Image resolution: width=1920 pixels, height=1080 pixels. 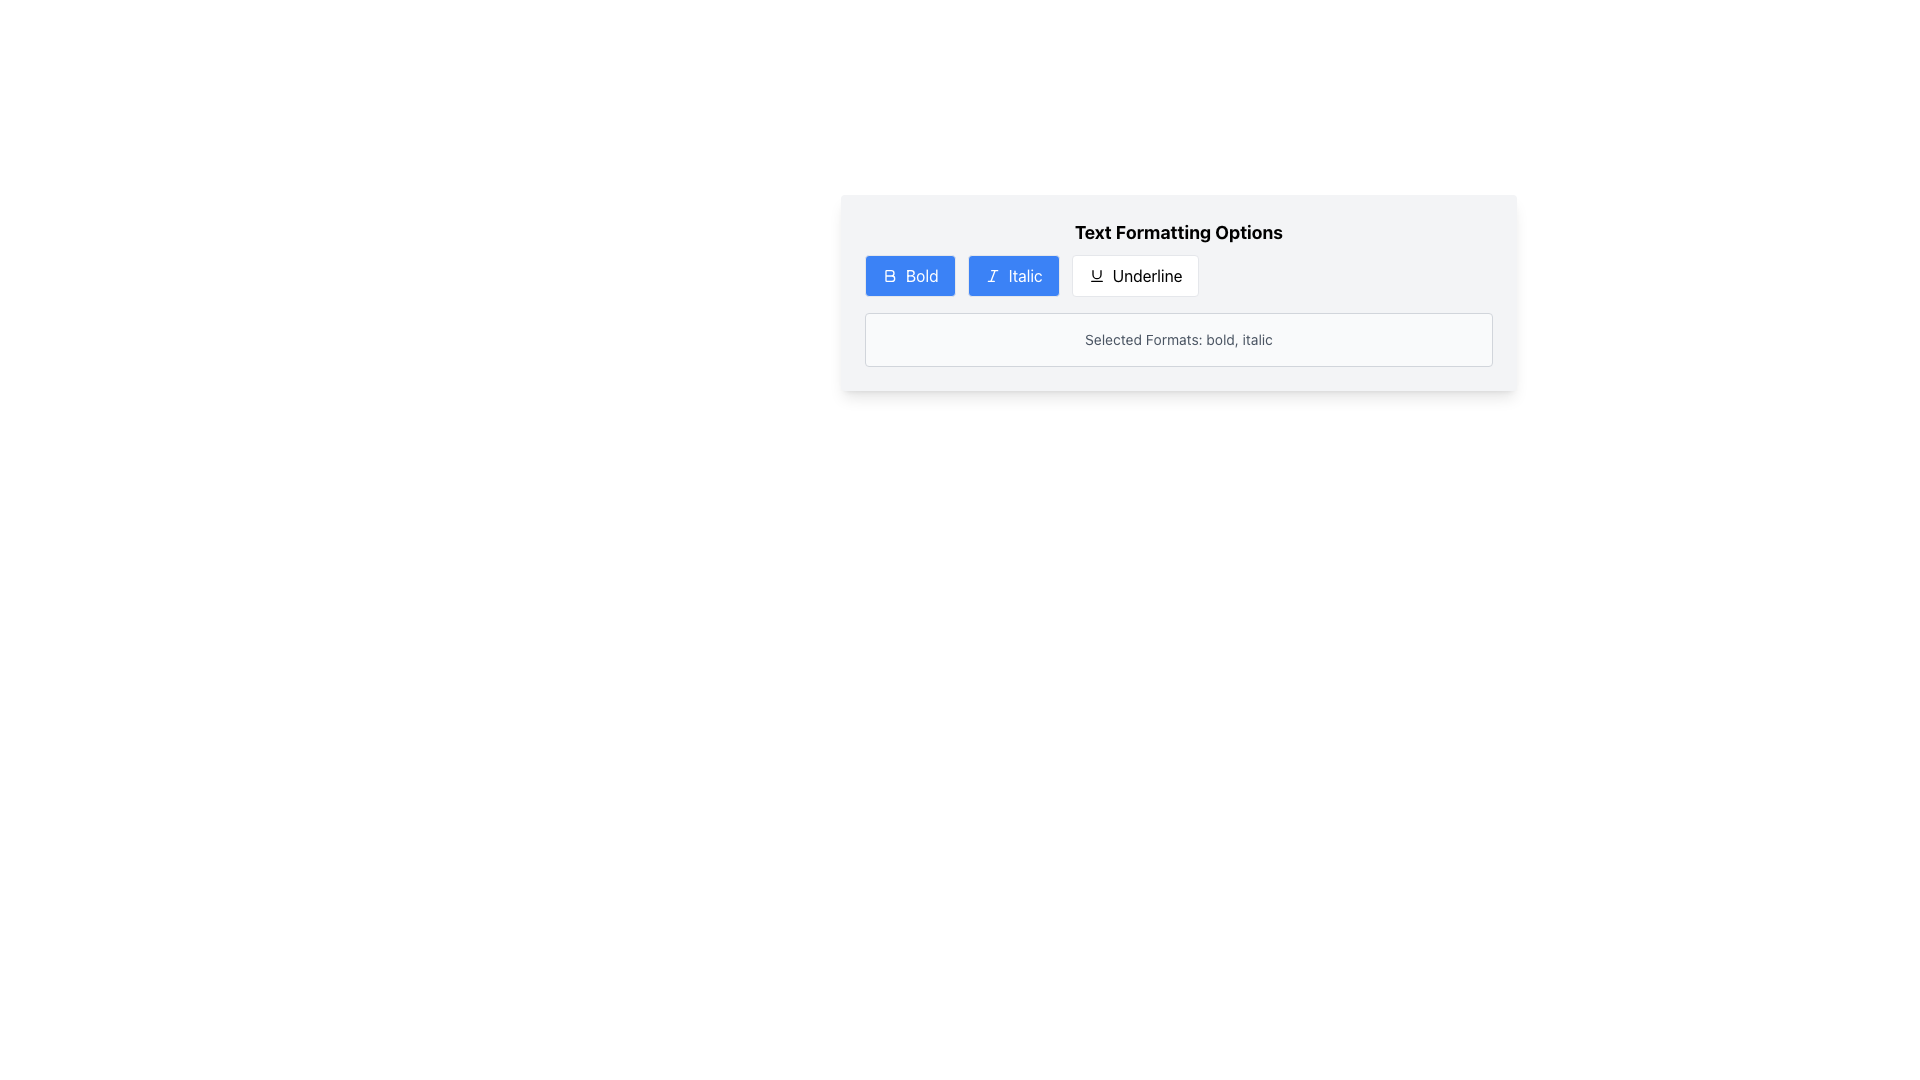 What do you see at coordinates (889, 276) in the screenshot?
I see `the 'Bold' button in the text formatting toolbar, which has a blue background and white text, located at the top-left section of the modal window` at bounding box center [889, 276].